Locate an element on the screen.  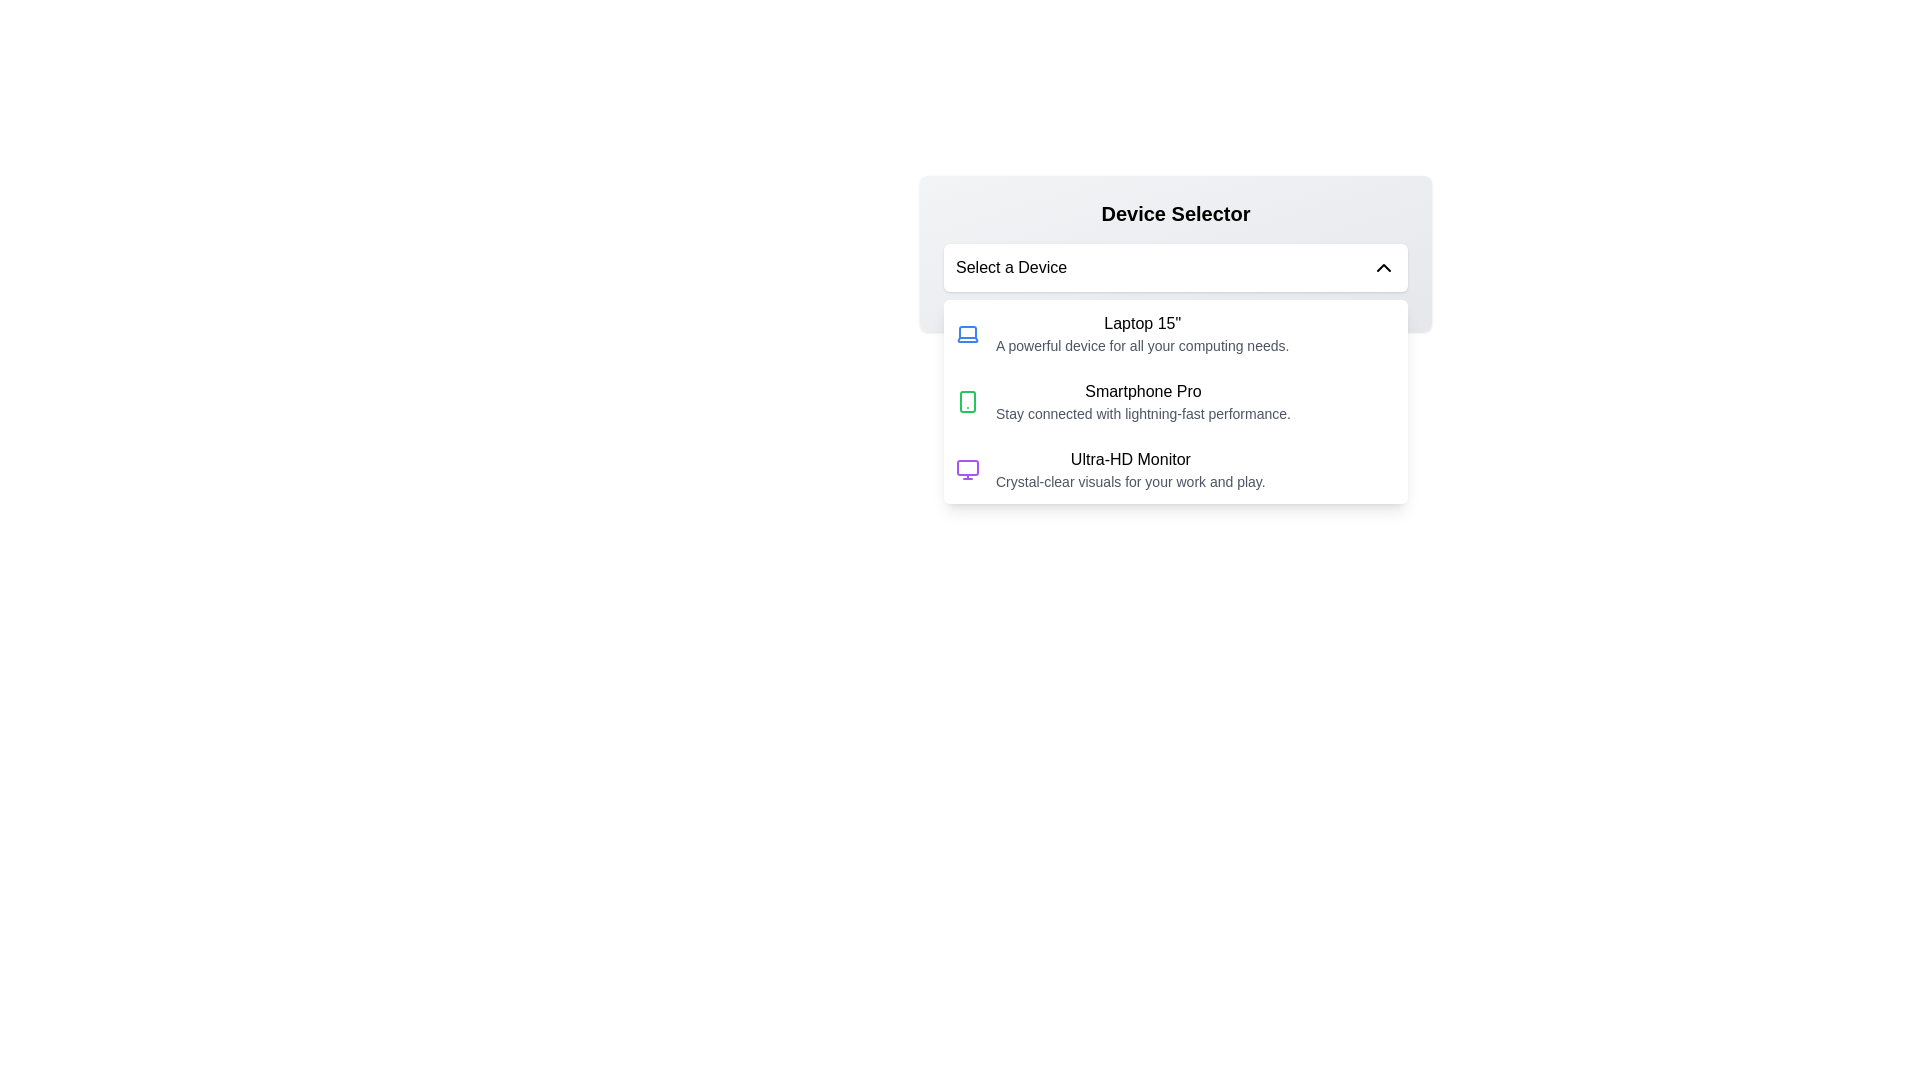
visual indicator SVG element representing the smartphone icon located adjacent to the text 'Smartphone Pro' in the dropdown menu is located at coordinates (968, 401).